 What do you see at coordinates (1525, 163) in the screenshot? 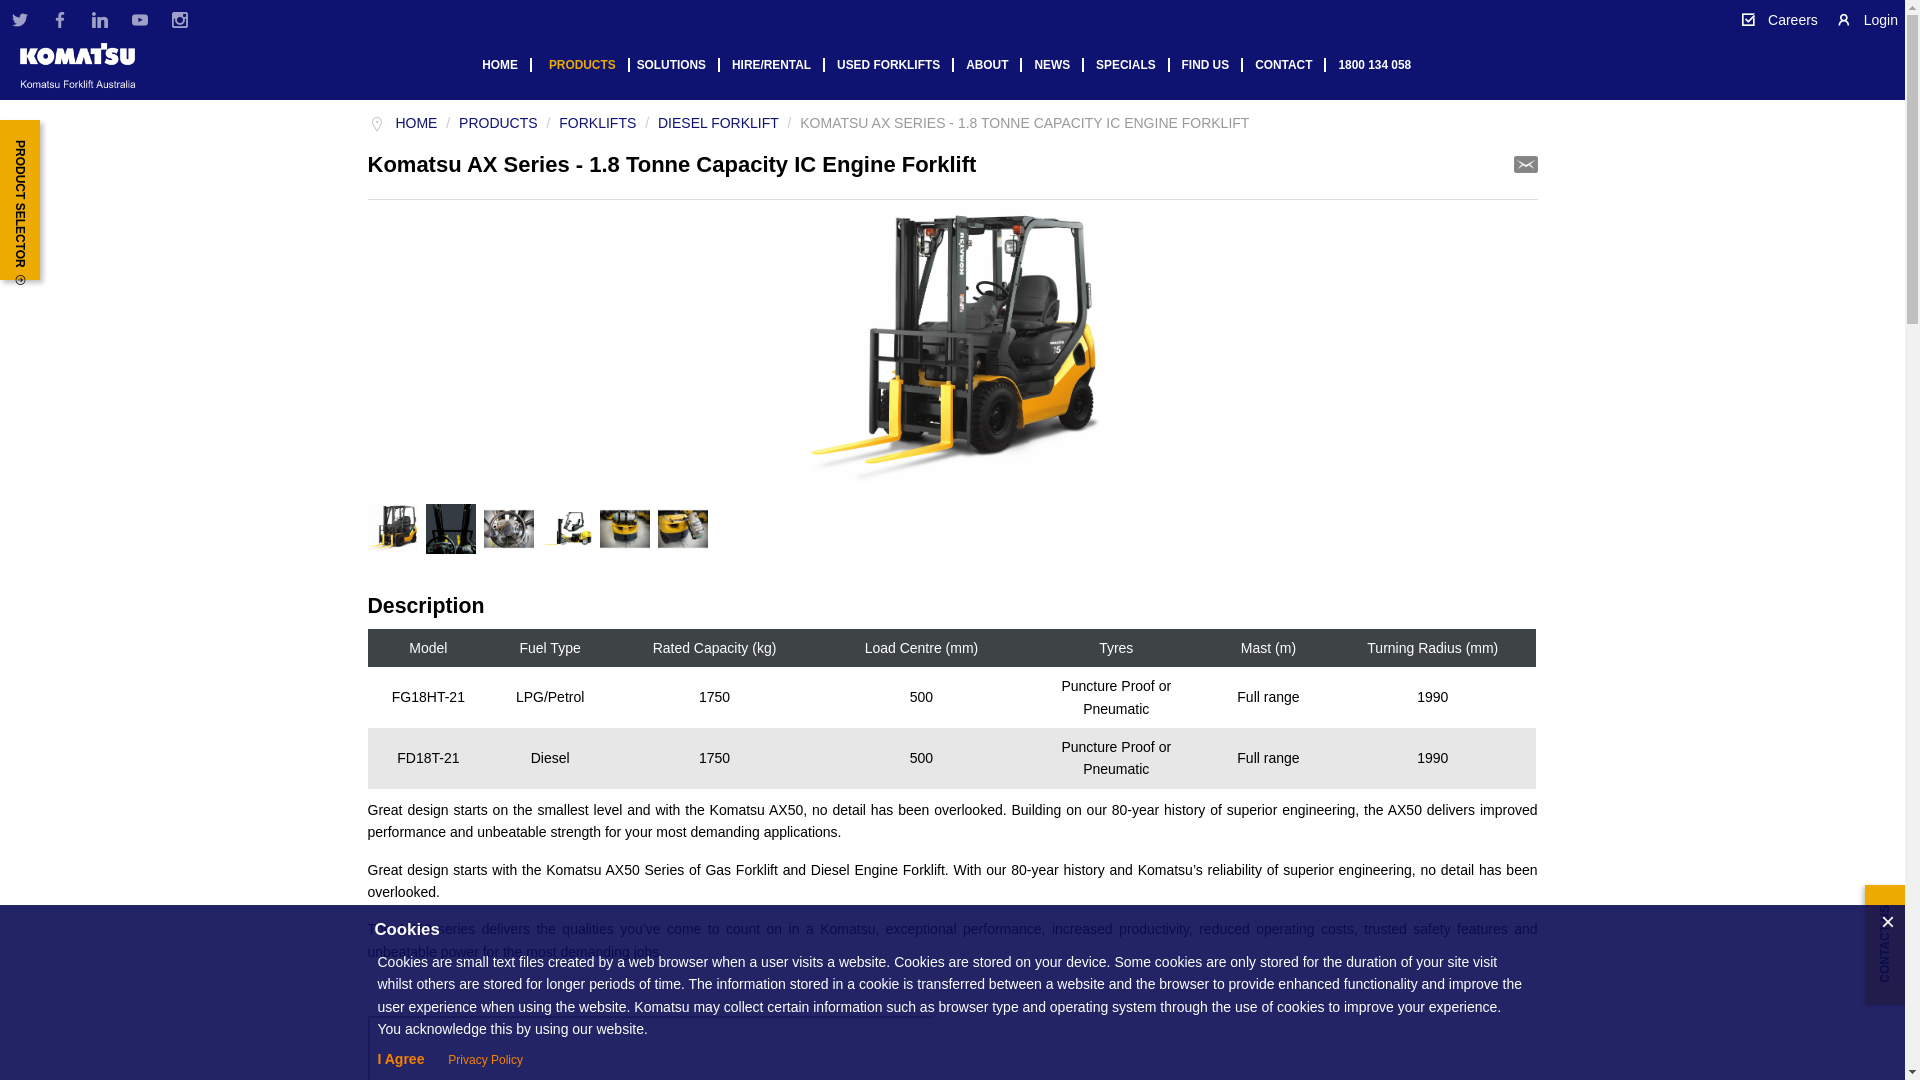
I see `'Email'` at bounding box center [1525, 163].